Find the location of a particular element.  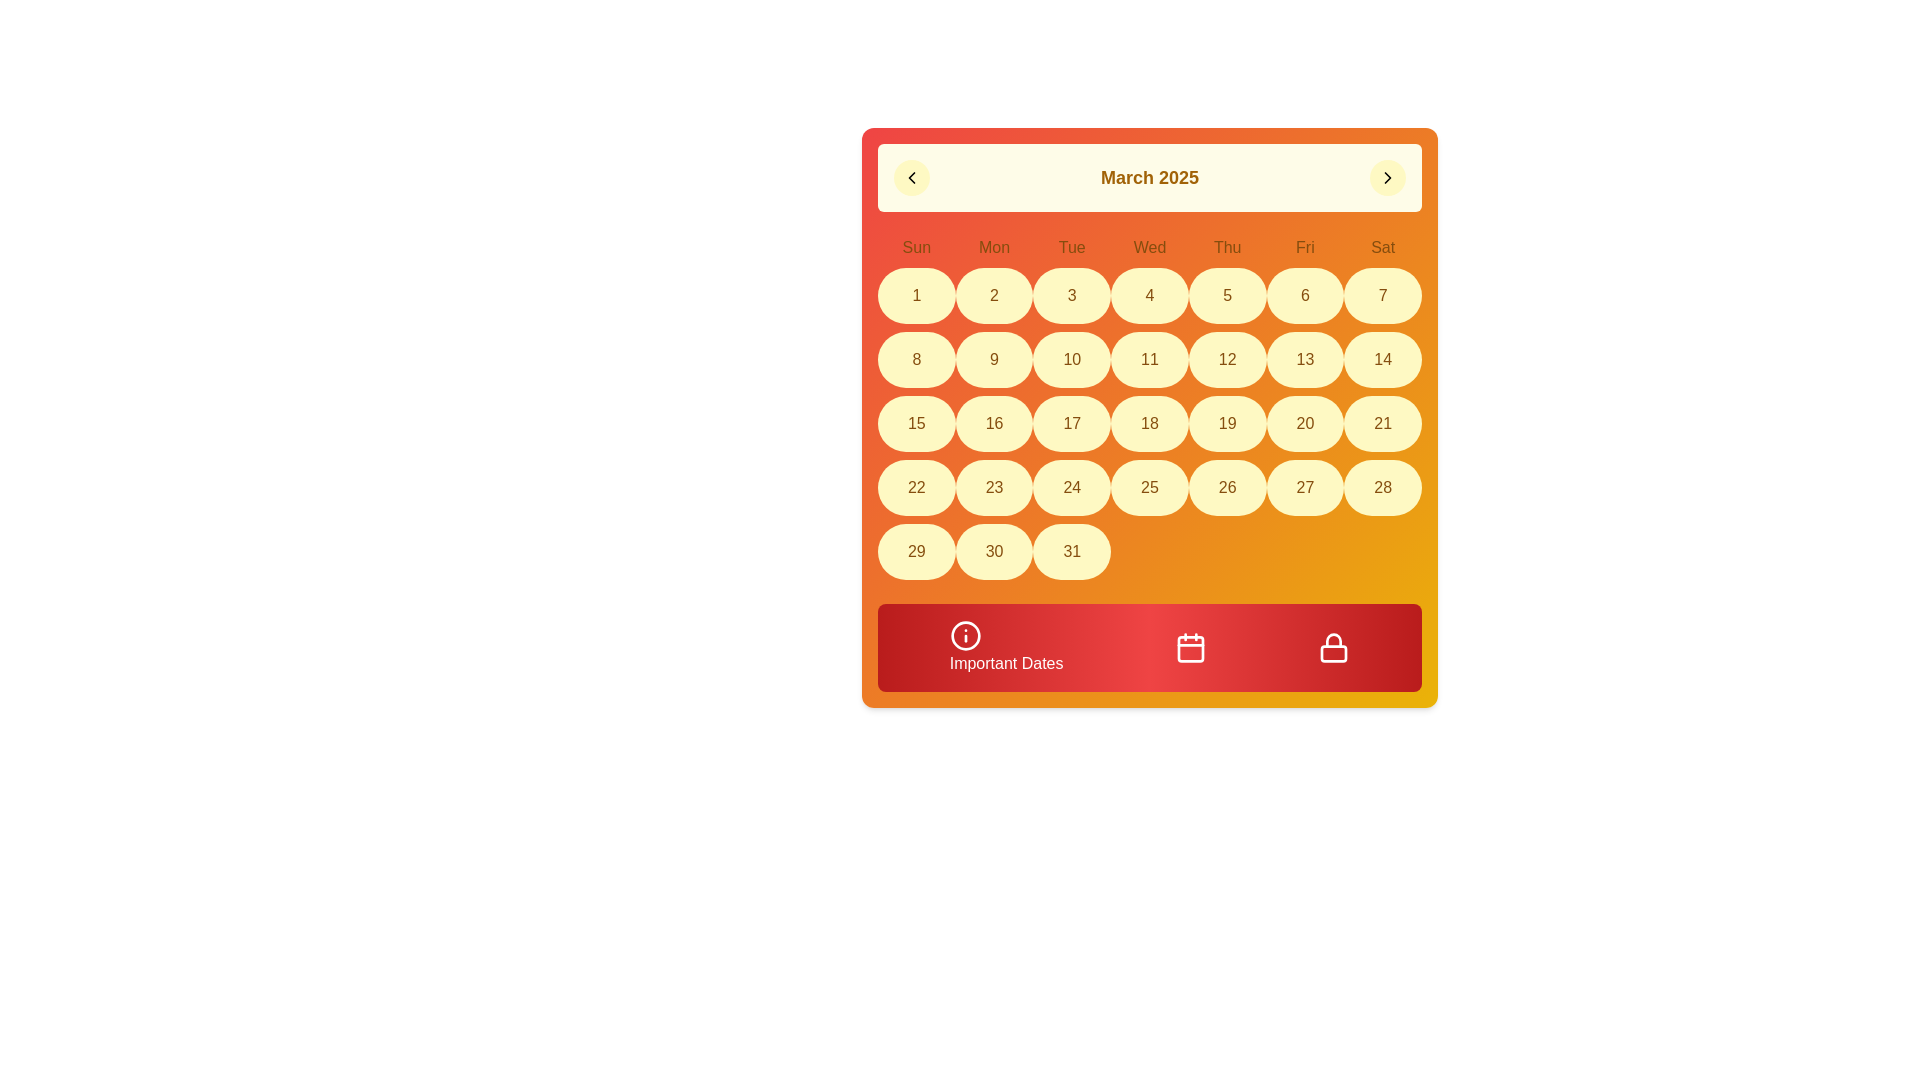

the right-pointing chevron icon located in the top right corner of the calendar interface, next to the month display ('March 2025') is located at coordinates (1386, 176).